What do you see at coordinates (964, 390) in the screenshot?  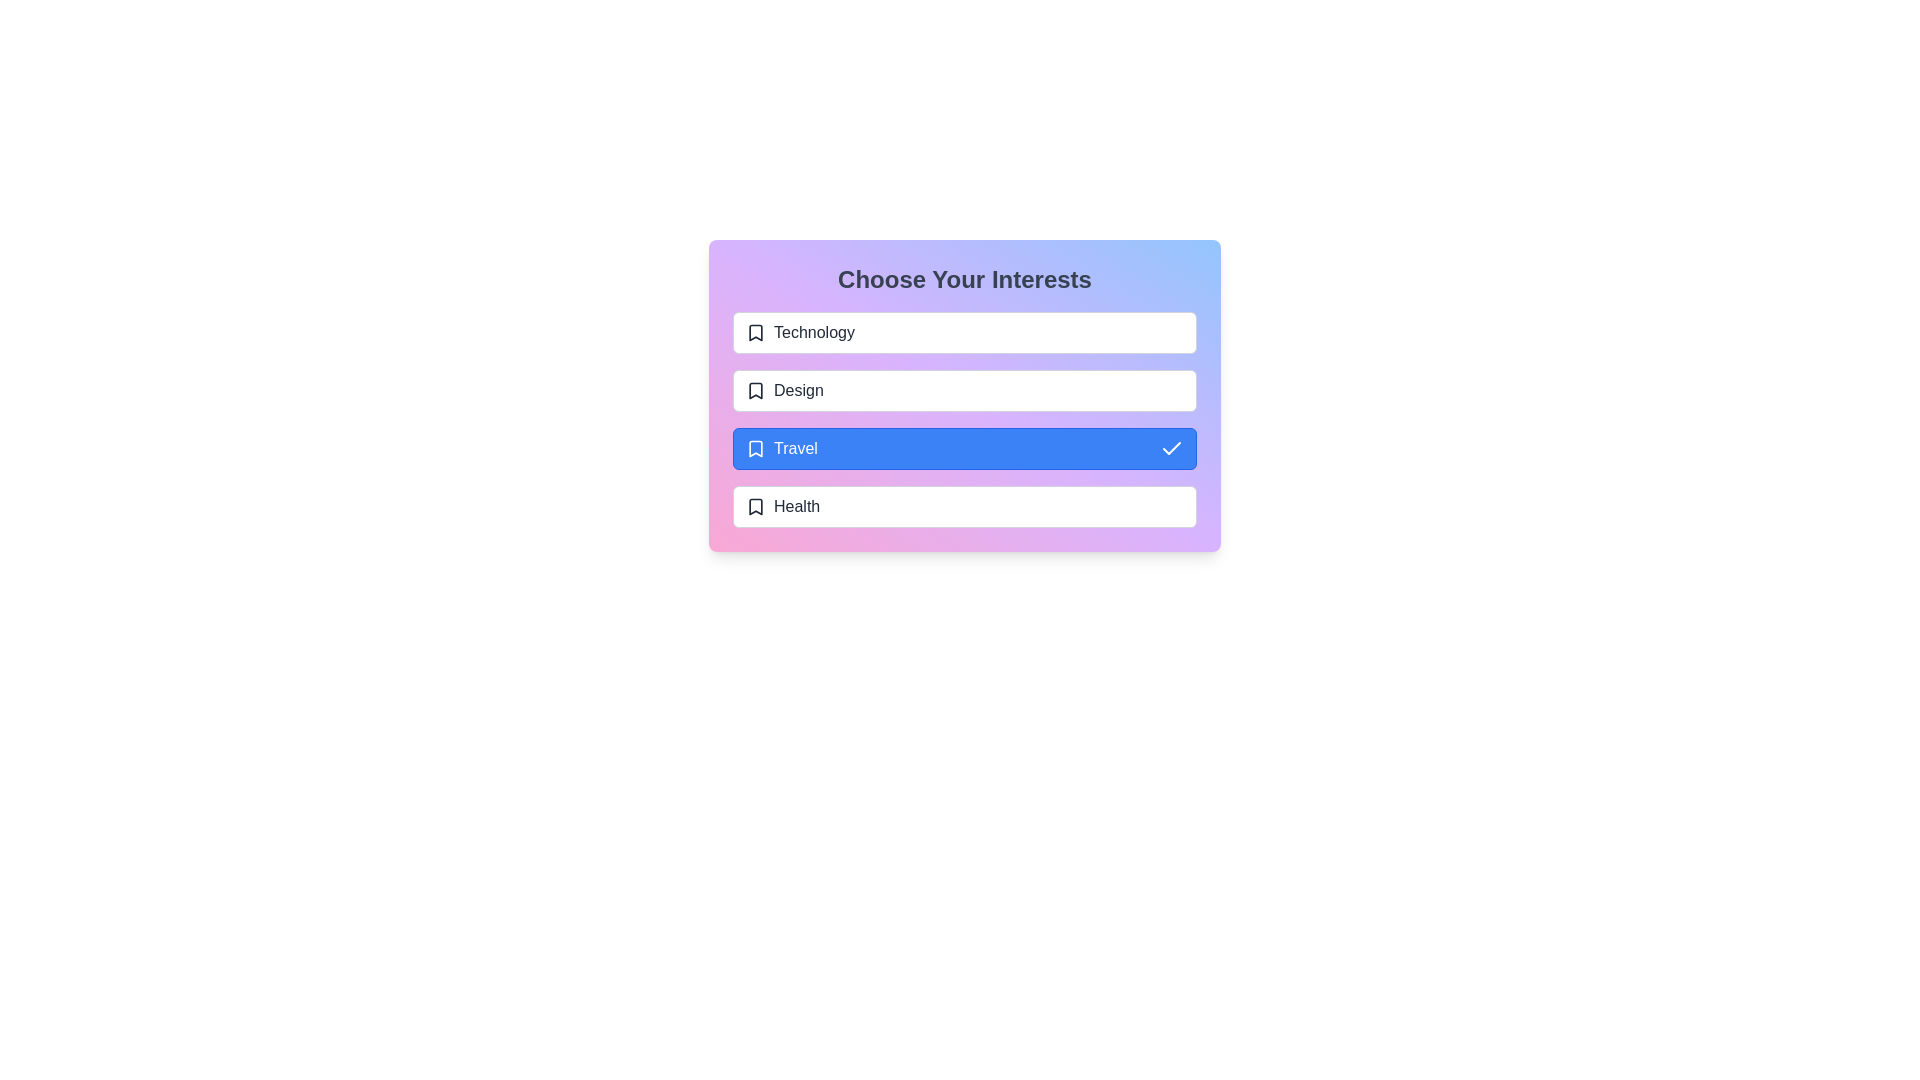 I see `the interest labeled Design` at bounding box center [964, 390].